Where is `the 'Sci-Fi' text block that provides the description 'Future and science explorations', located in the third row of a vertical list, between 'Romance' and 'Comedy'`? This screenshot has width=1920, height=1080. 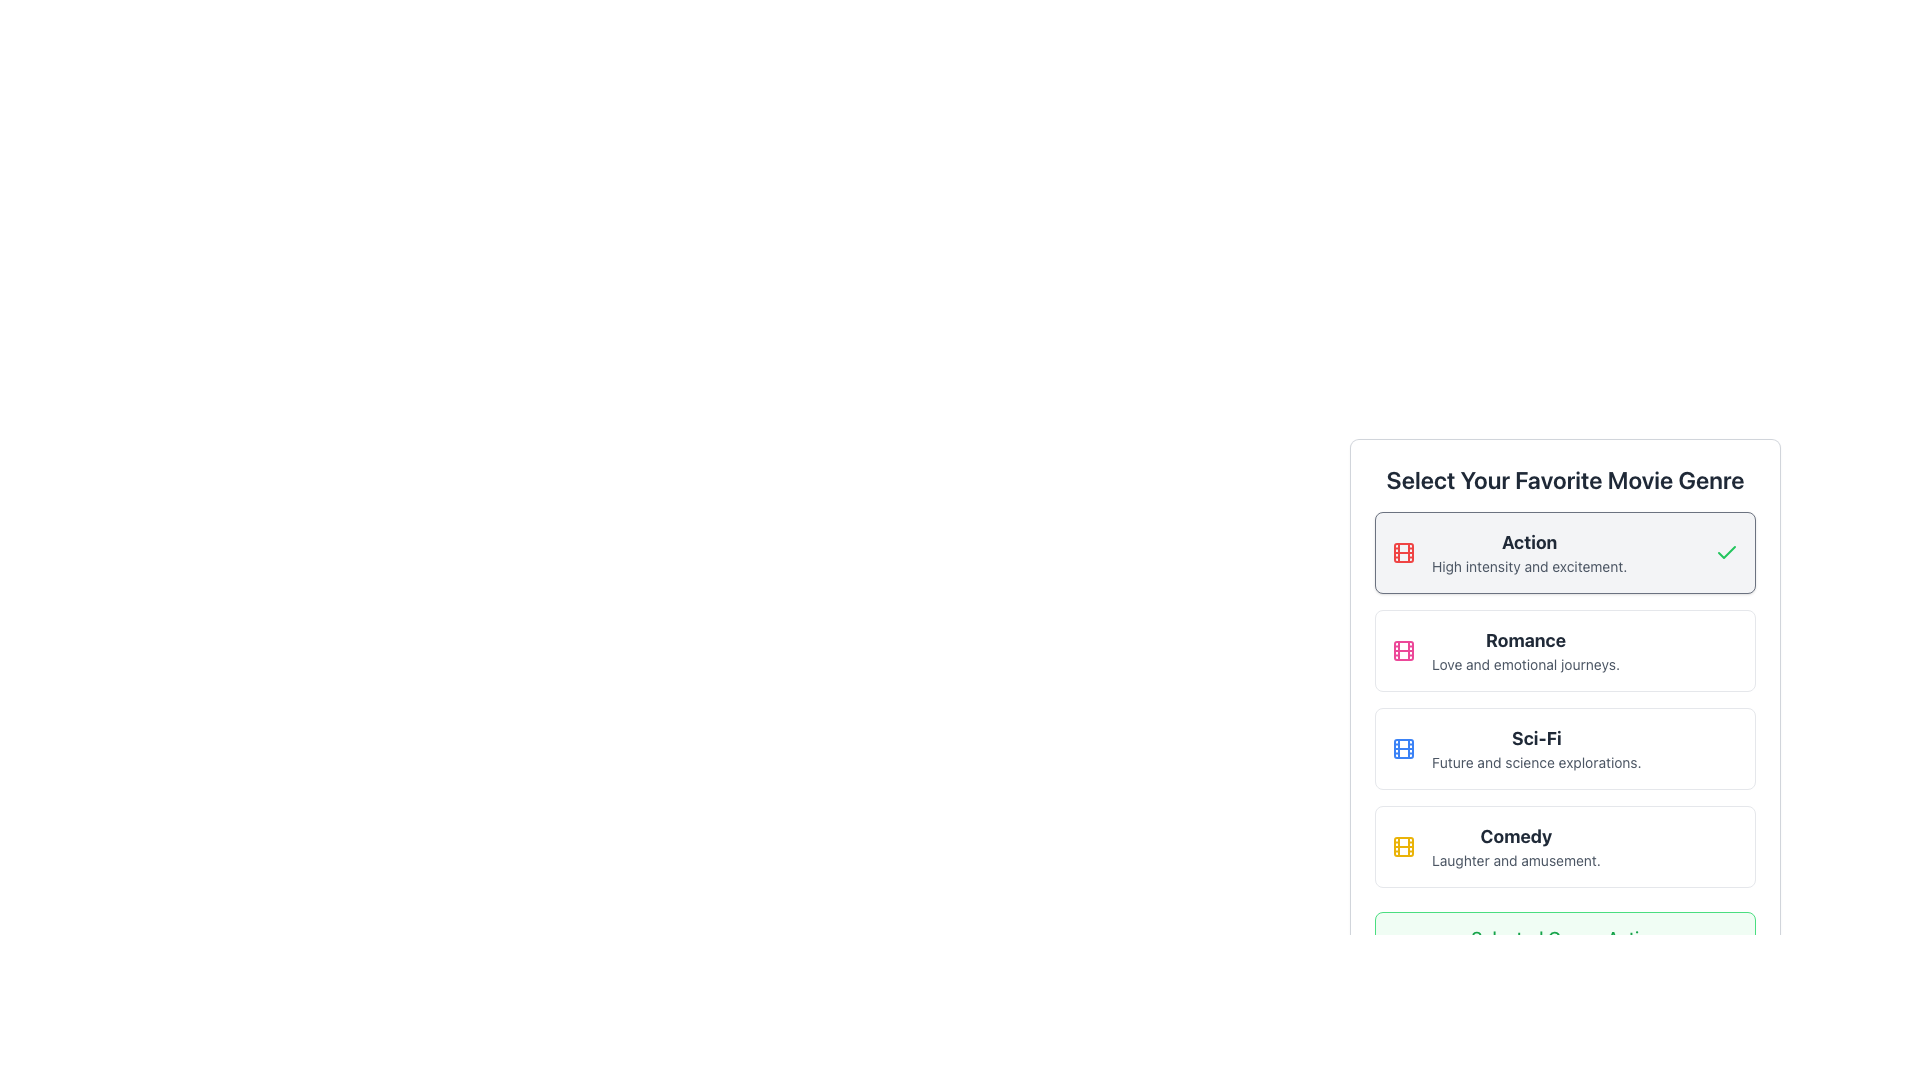
the 'Sci-Fi' text block that provides the description 'Future and science explorations', located in the third row of a vertical list, between 'Romance' and 'Comedy' is located at coordinates (1535, 748).